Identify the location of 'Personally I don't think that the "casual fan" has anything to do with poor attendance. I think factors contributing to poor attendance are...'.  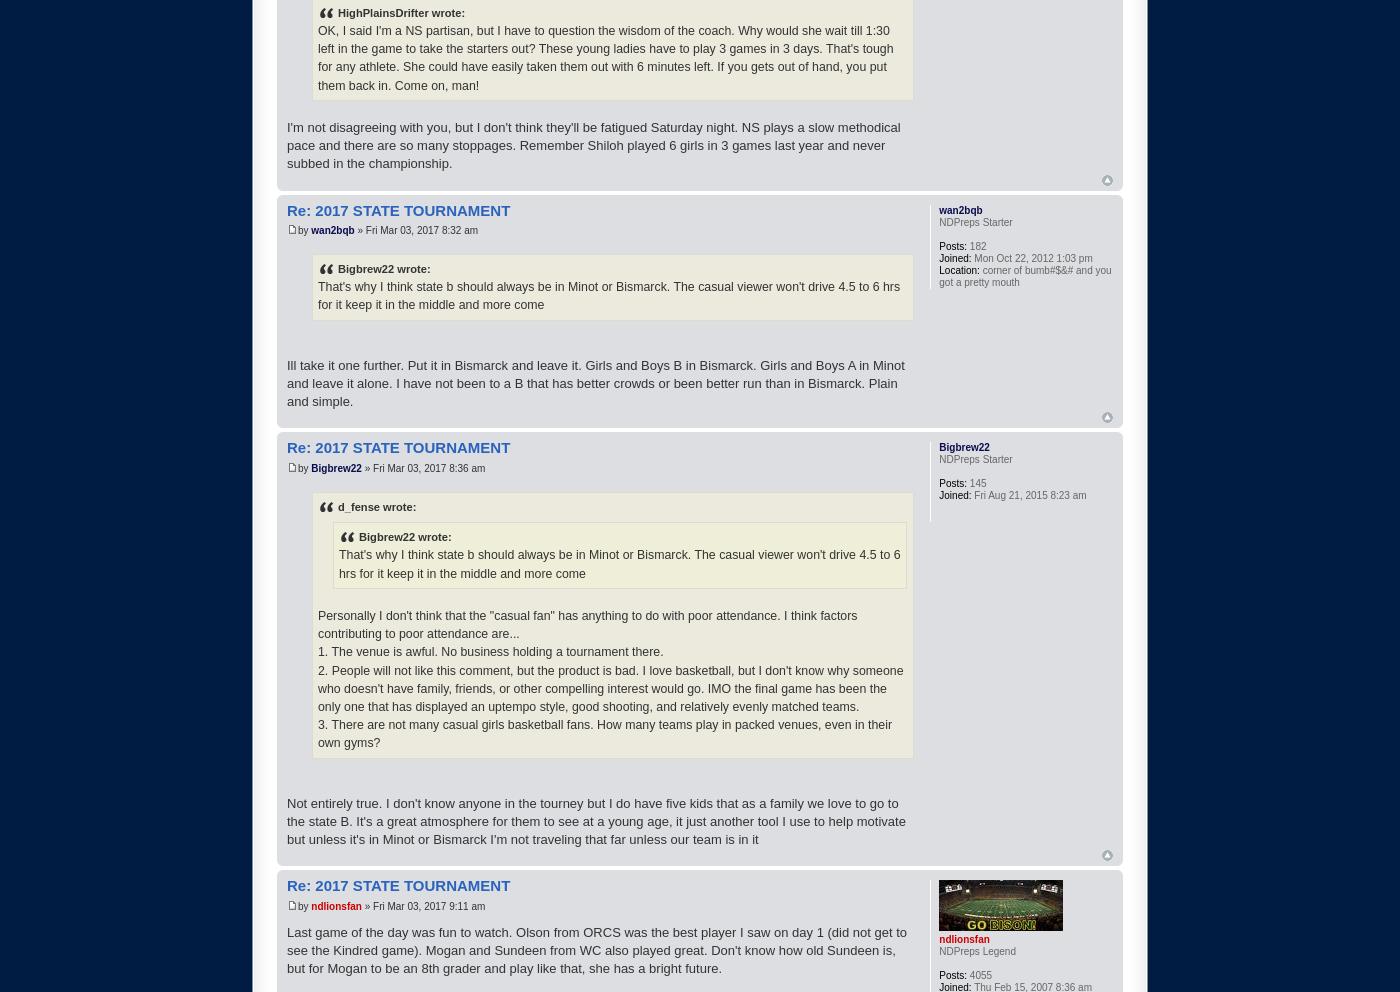
(587, 624).